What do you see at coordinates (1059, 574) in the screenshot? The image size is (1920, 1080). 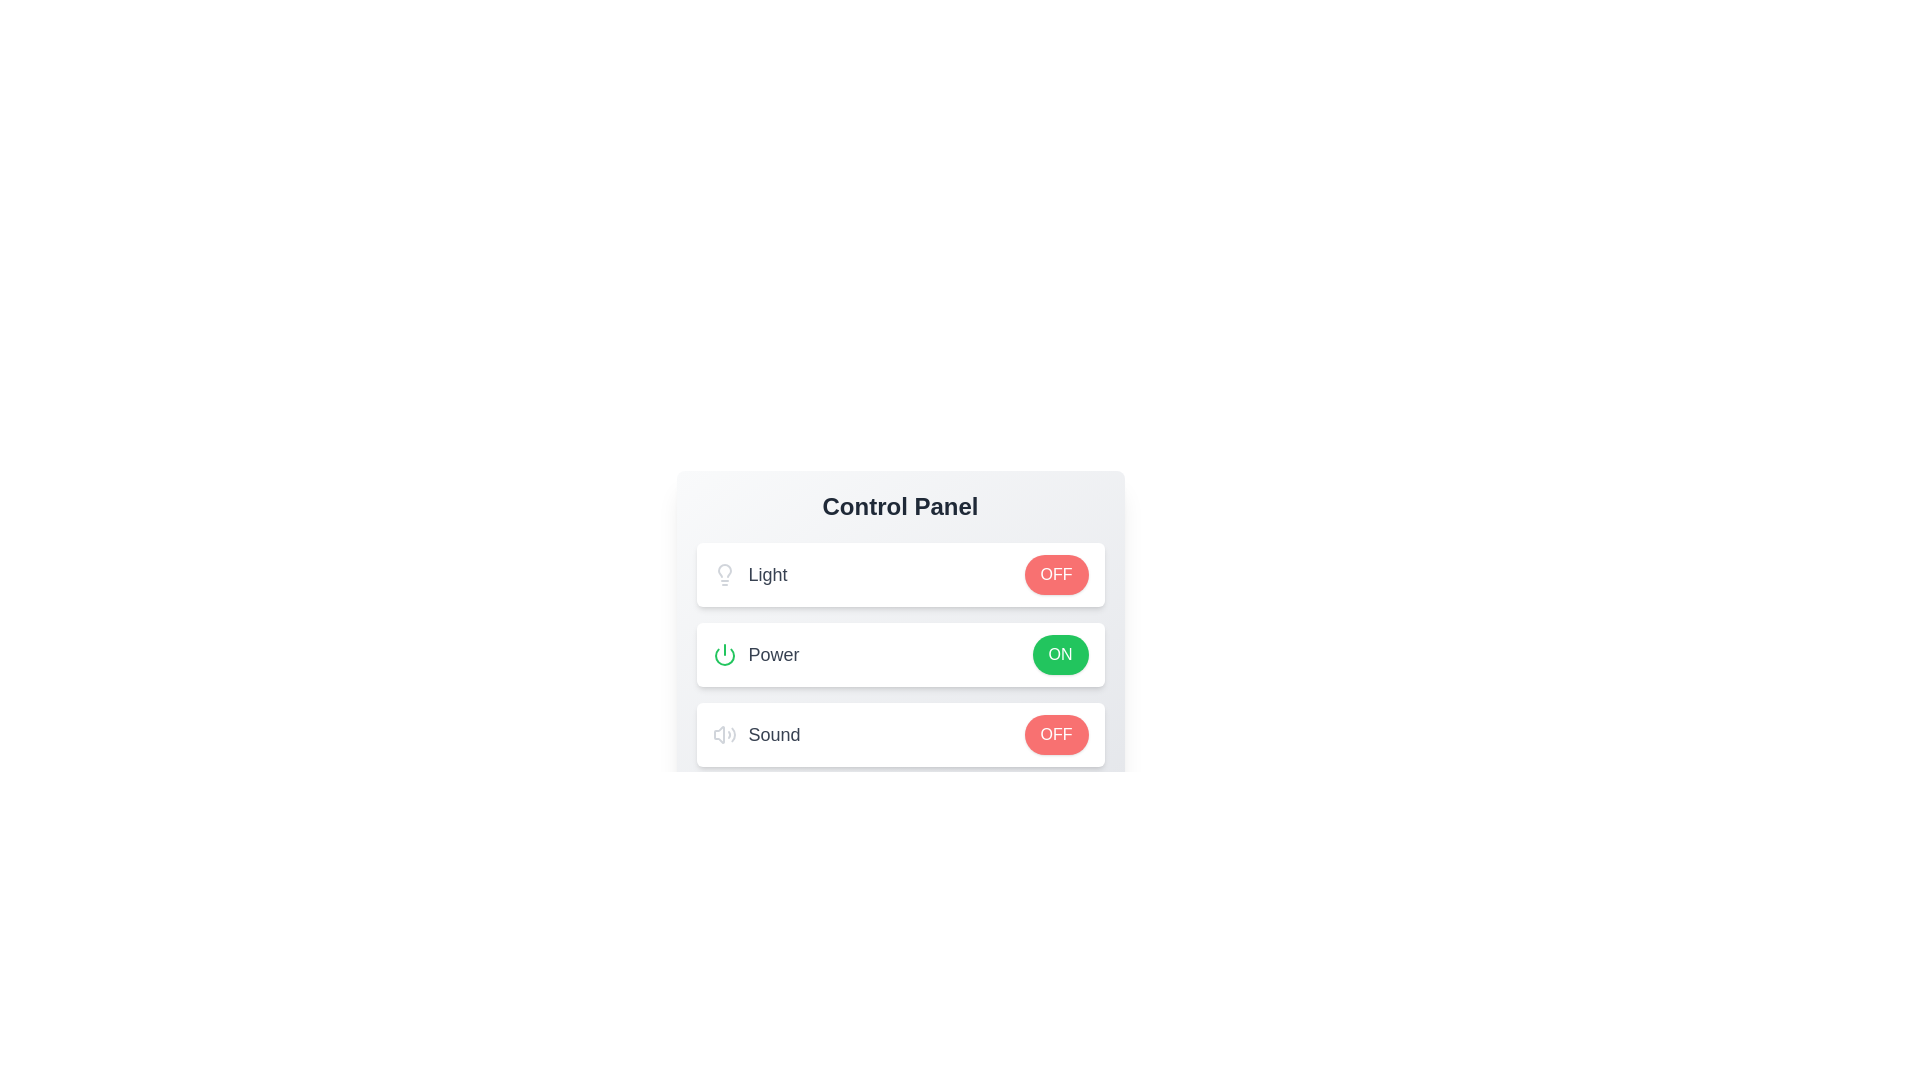 I see `button corresponding to the control Light and state ON` at bounding box center [1059, 574].